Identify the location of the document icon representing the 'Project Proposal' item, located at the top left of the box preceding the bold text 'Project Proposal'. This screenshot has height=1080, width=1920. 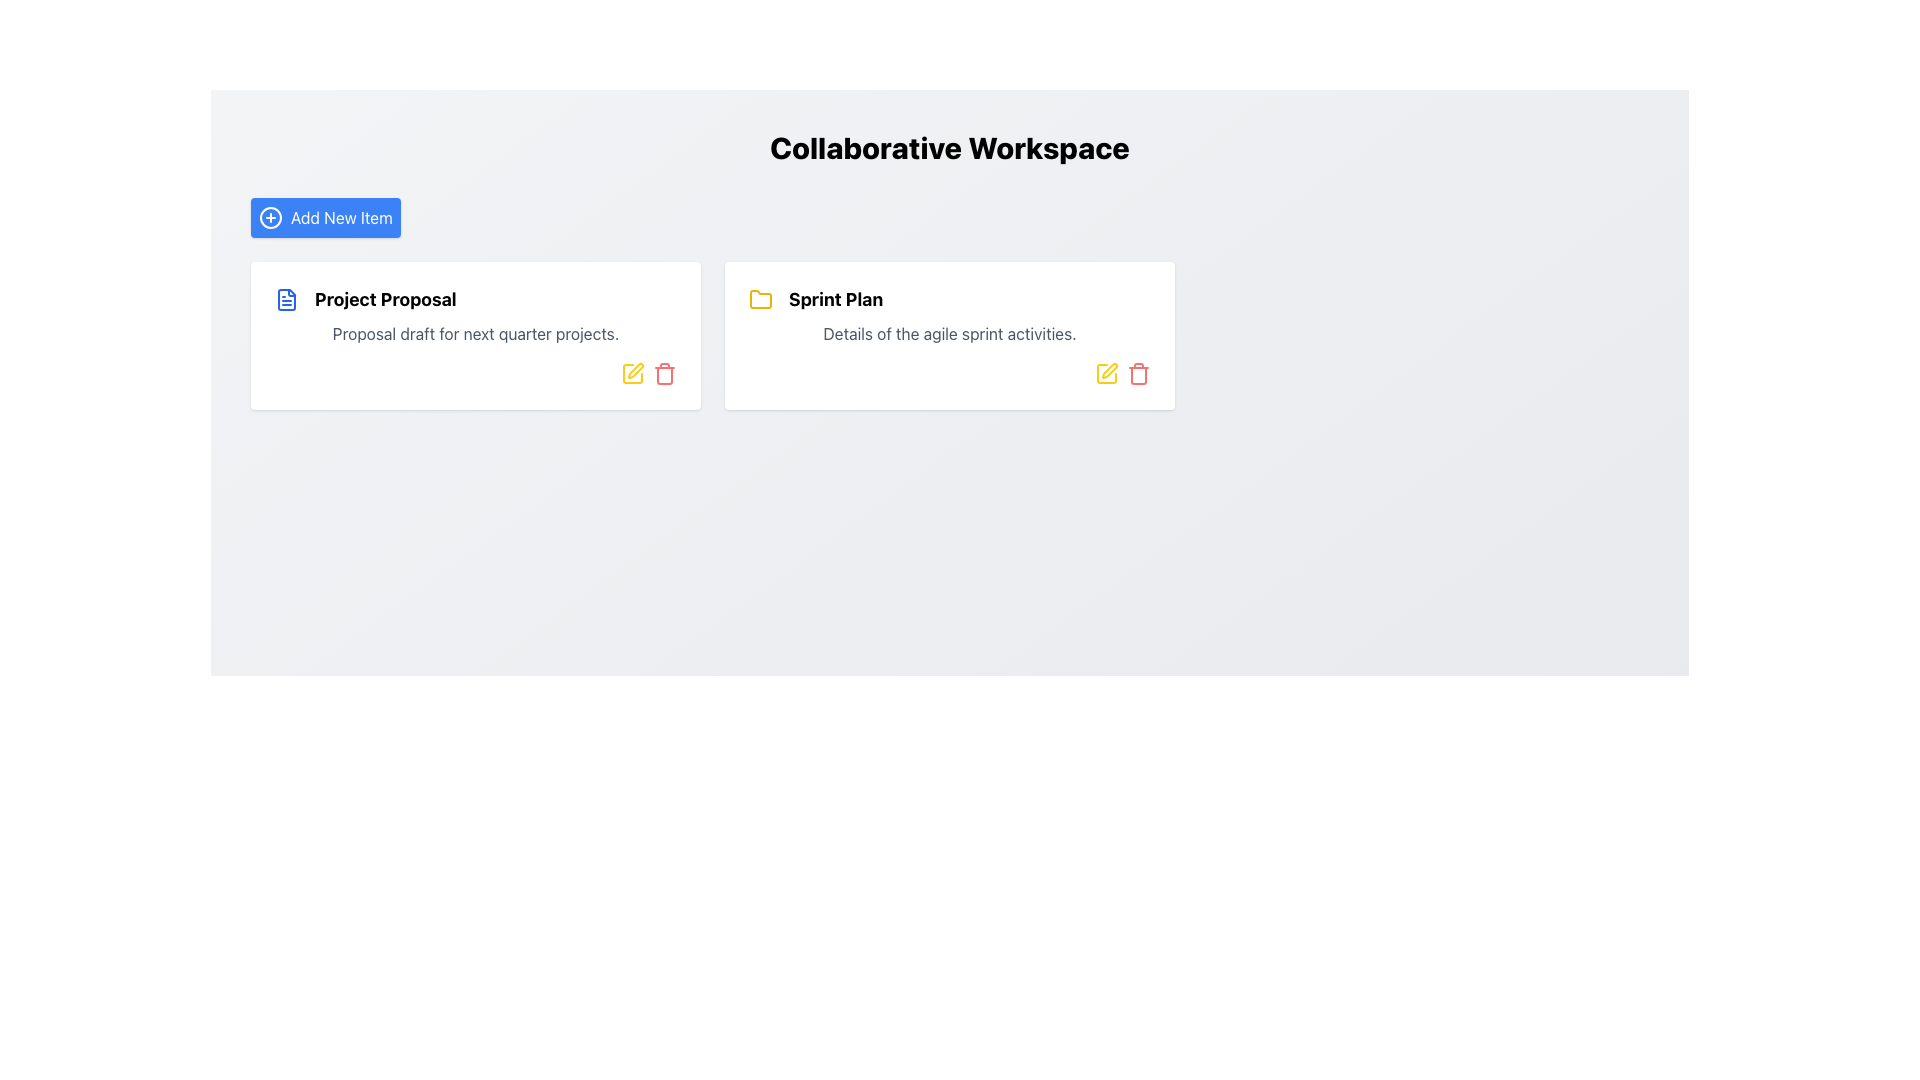
(286, 300).